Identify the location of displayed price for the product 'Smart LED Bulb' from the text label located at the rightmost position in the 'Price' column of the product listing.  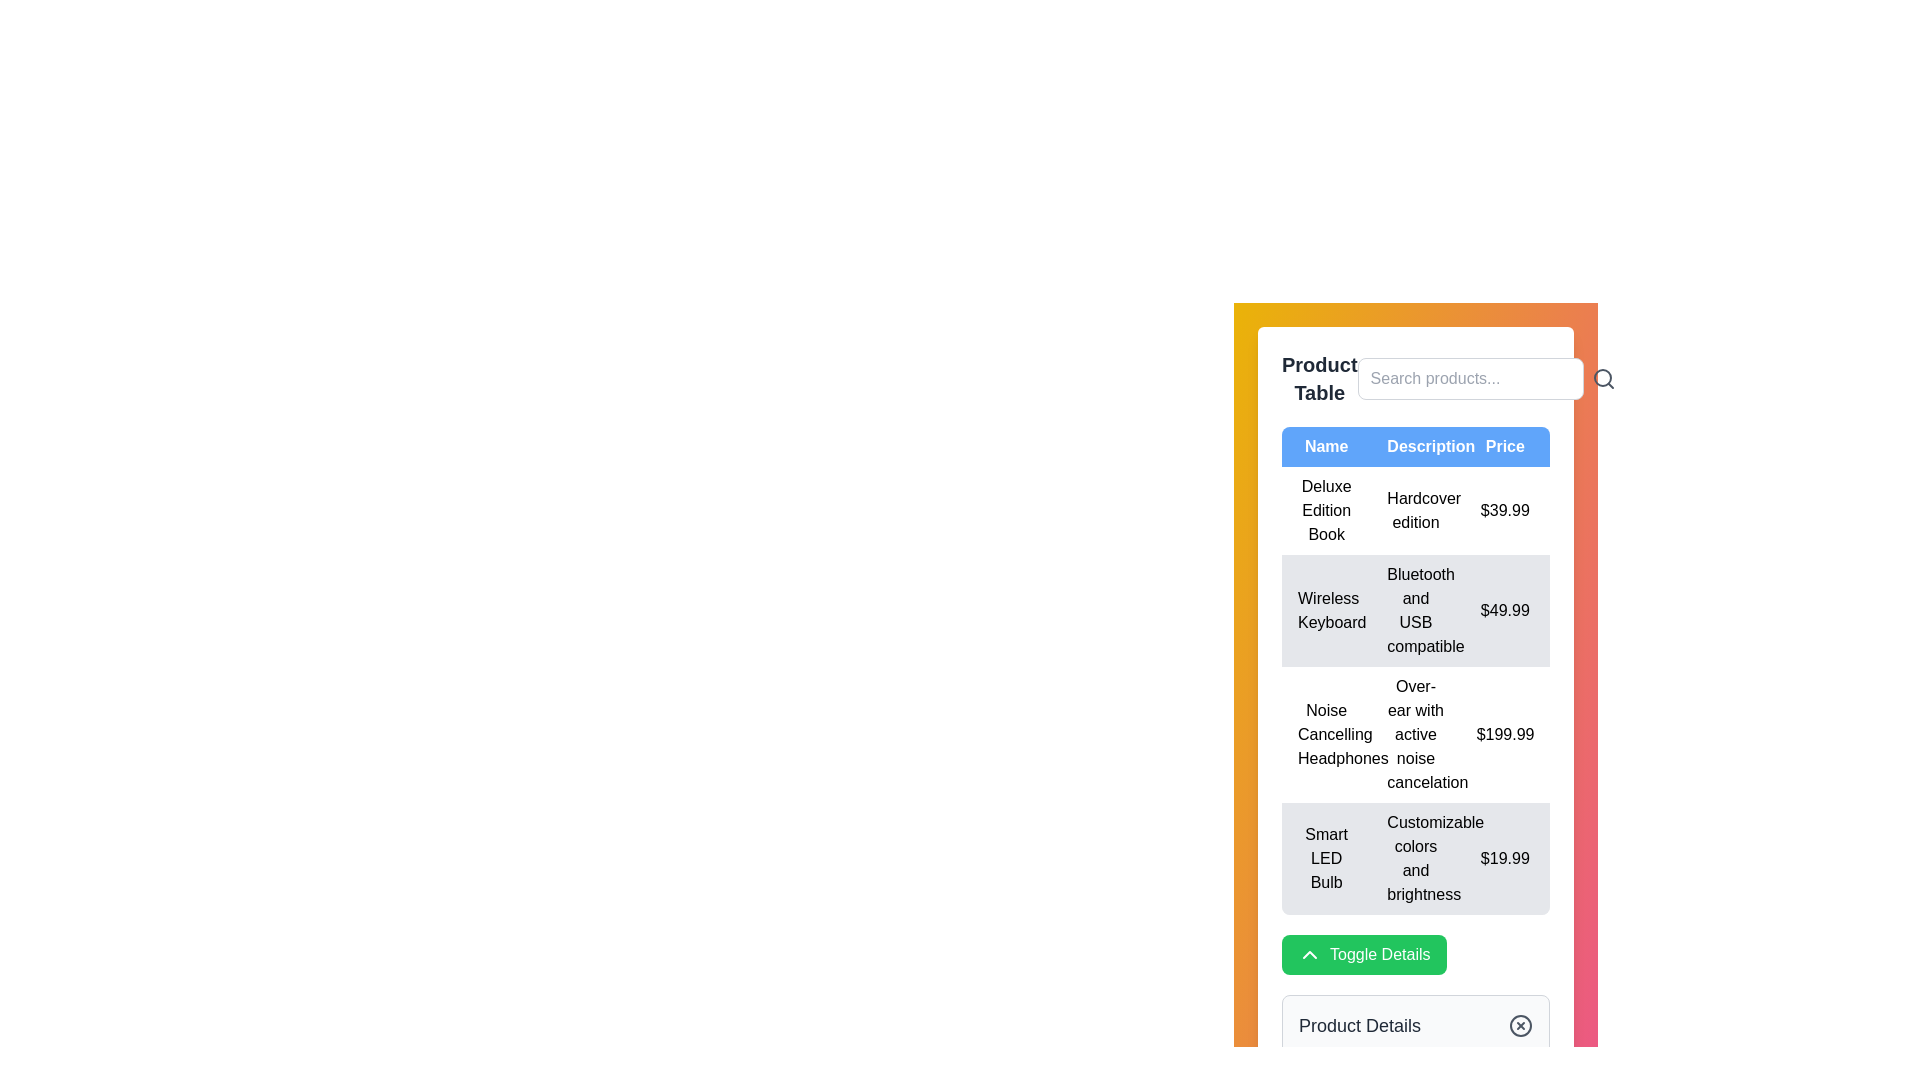
(1505, 858).